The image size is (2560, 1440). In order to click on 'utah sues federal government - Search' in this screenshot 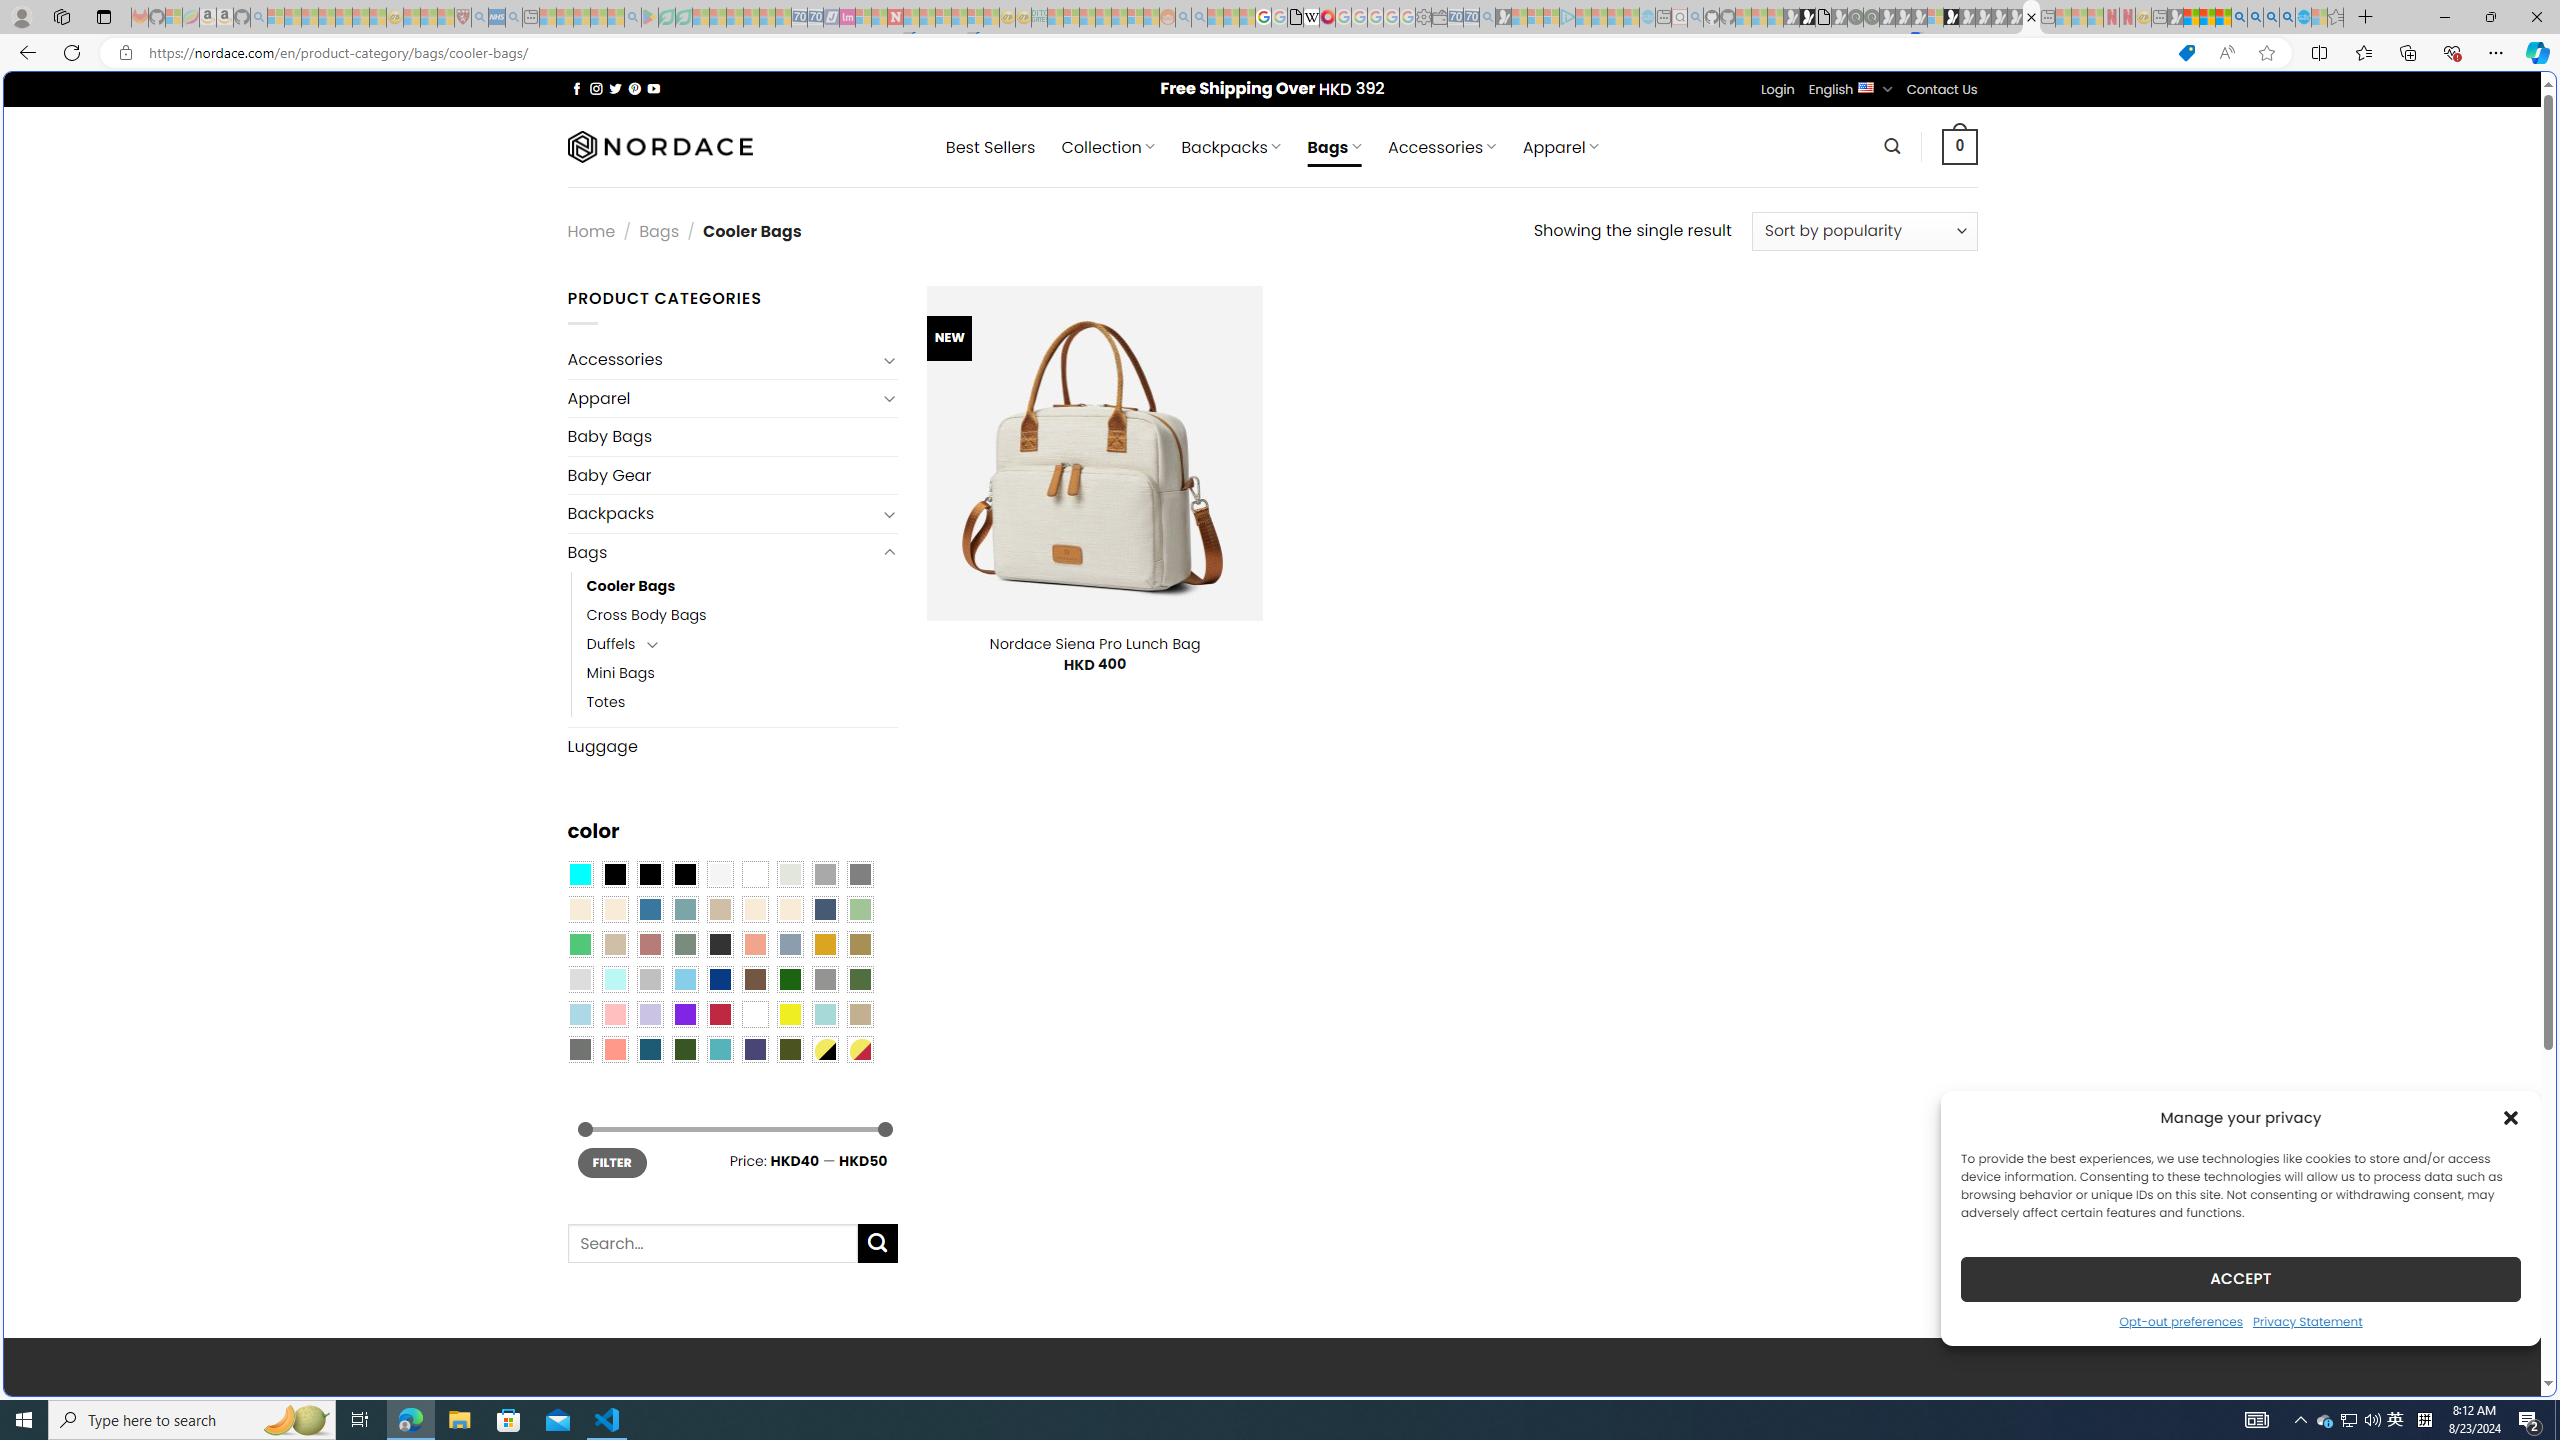, I will do `click(1622, 683)`.